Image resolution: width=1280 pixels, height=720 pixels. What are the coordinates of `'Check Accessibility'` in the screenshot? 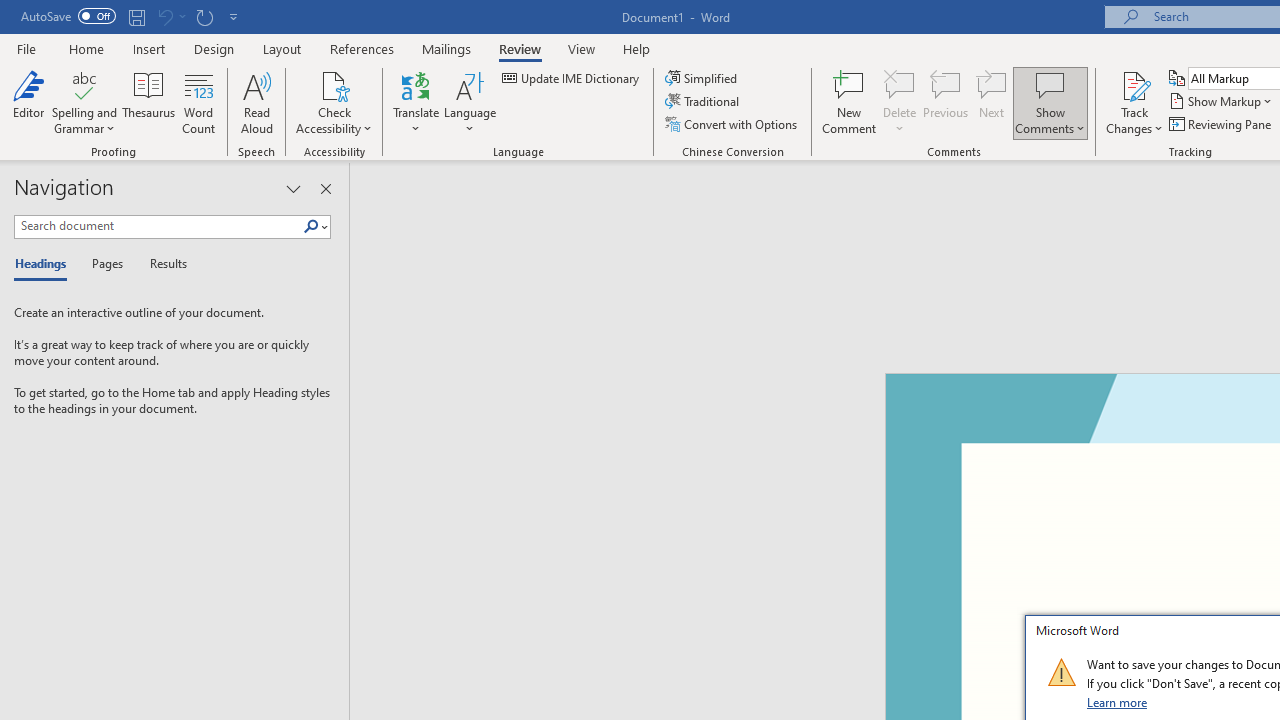 It's located at (334, 103).